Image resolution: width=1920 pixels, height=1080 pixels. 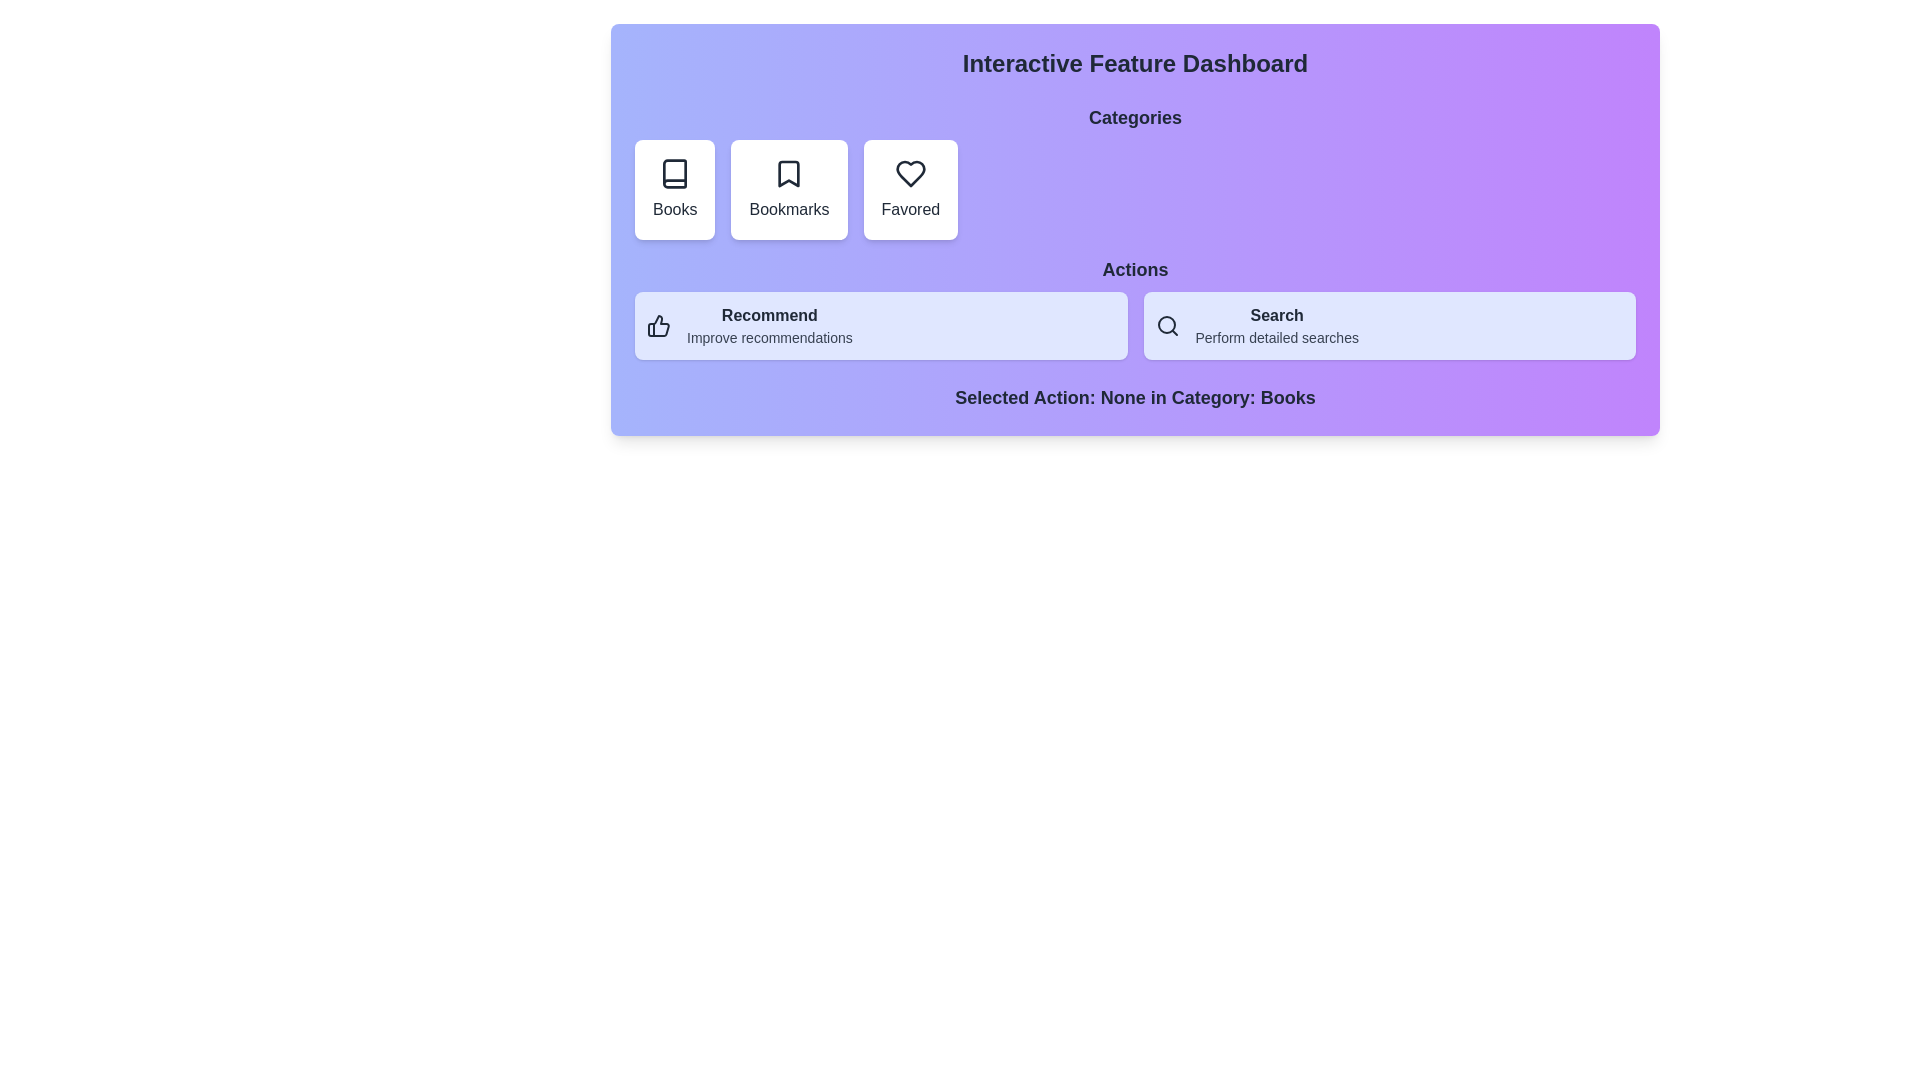 What do you see at coordinates (880, 325) in the screenshot?
I see `the leftmost button in the 'Actions' section` at bounding box center [880, 325].